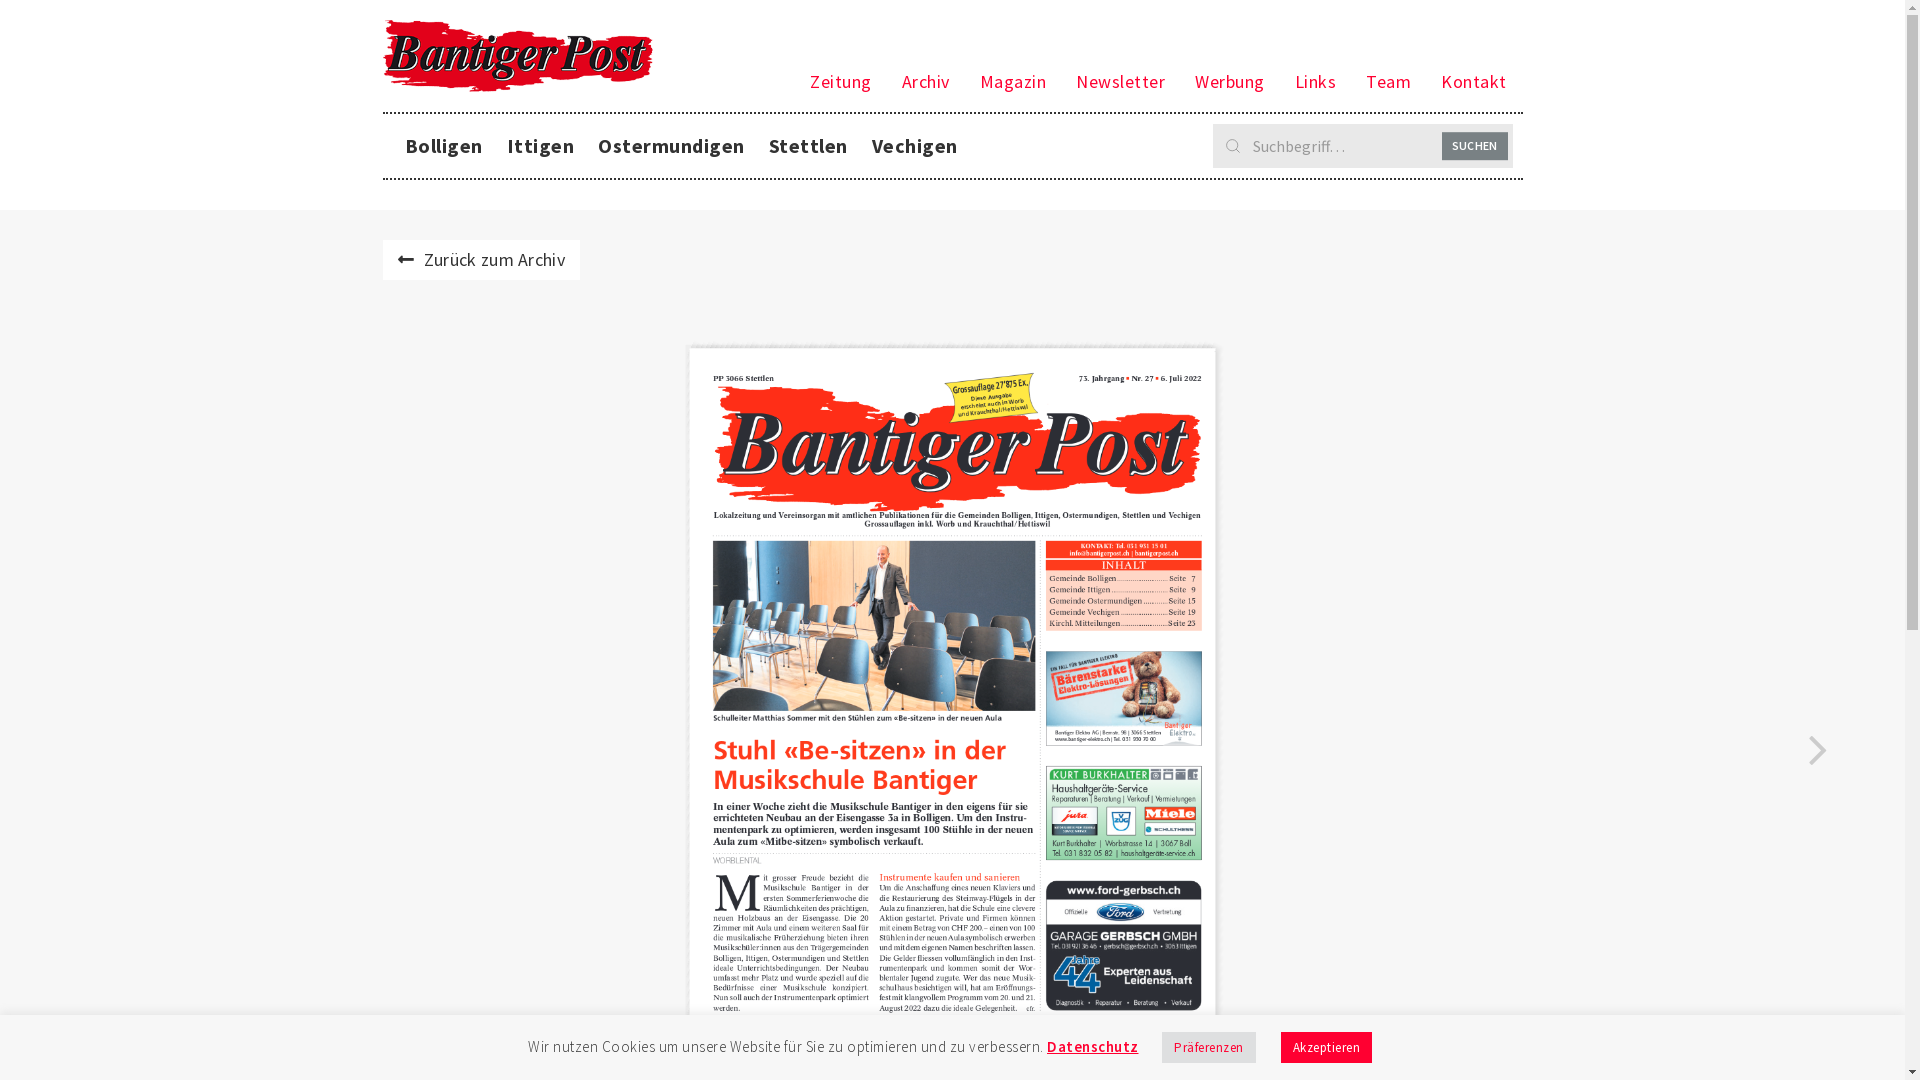 The height and width of the screenshot is (1080, 1920). What do you see at coordinates (886, 80) in the screenshot?
I see `'Archiv'` at bounding box center [886, 80].